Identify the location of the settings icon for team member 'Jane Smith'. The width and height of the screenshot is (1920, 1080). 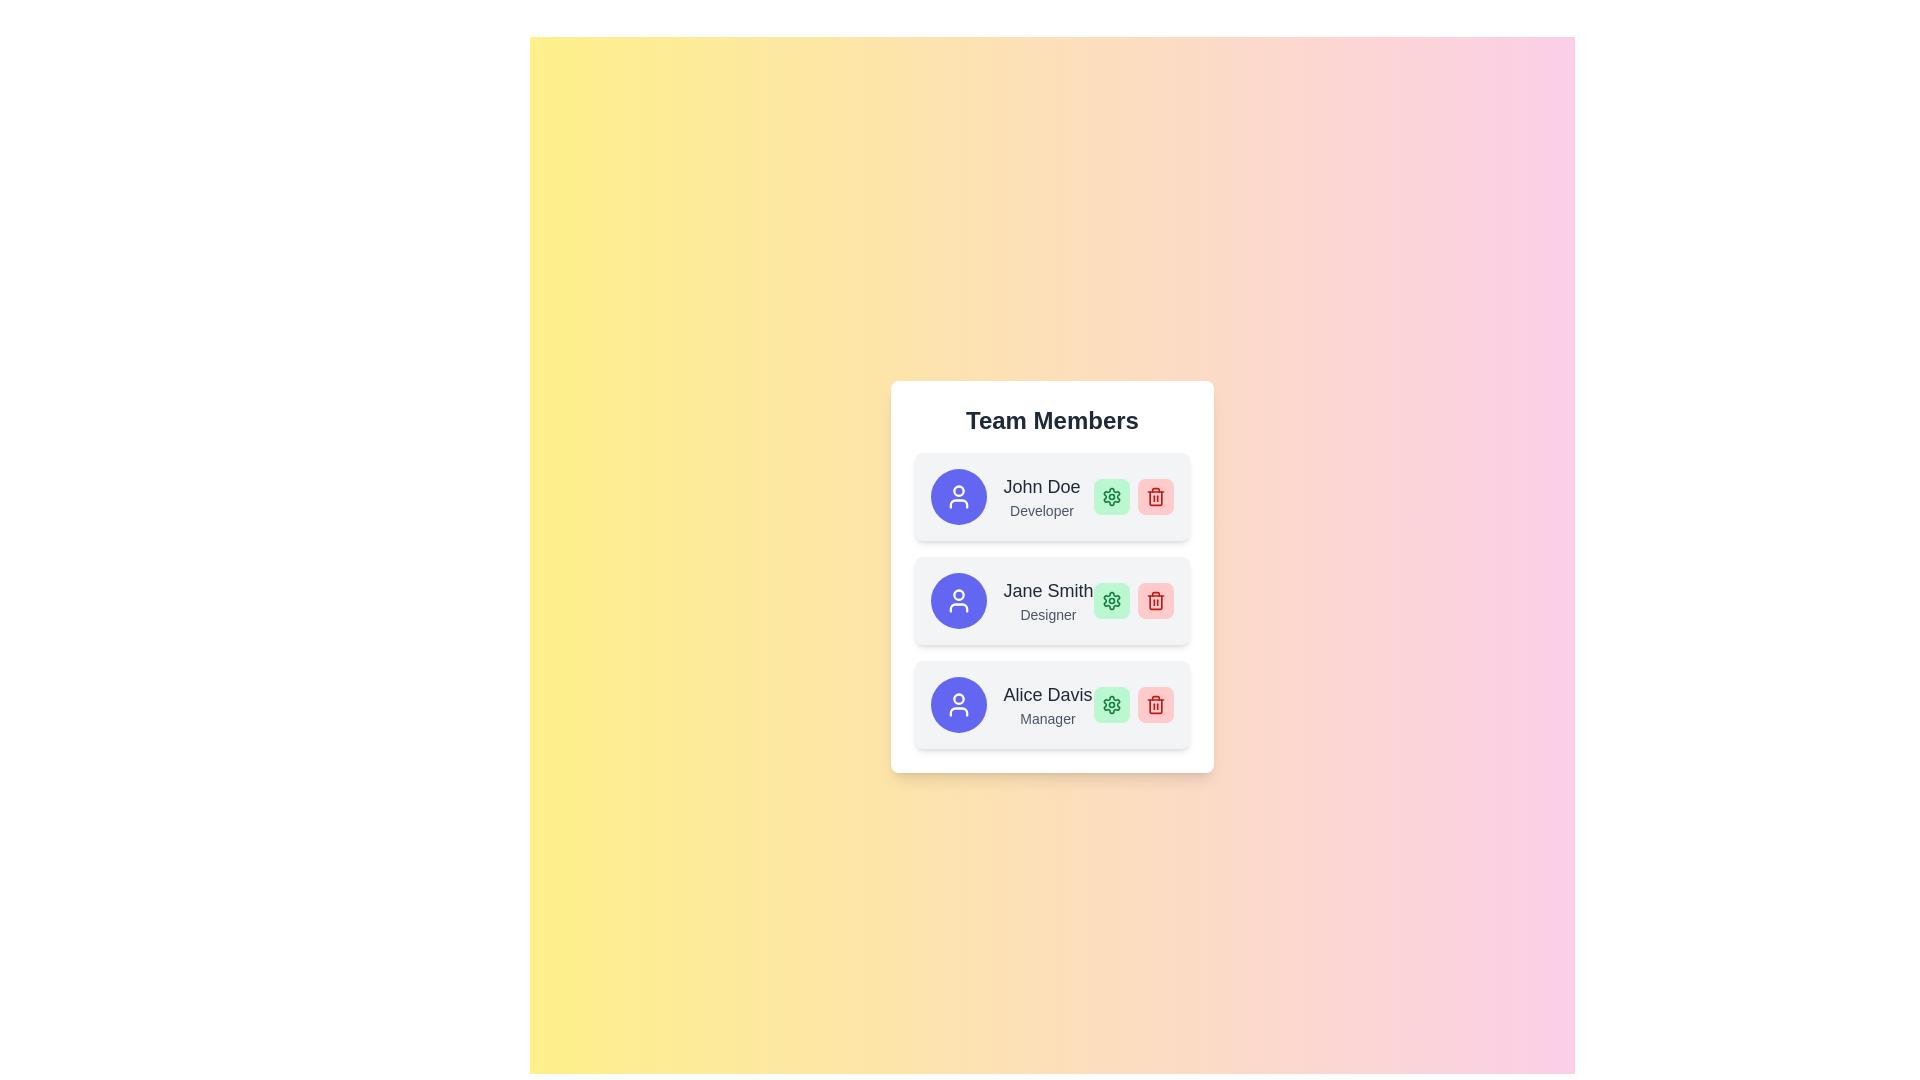
(1109, 600).